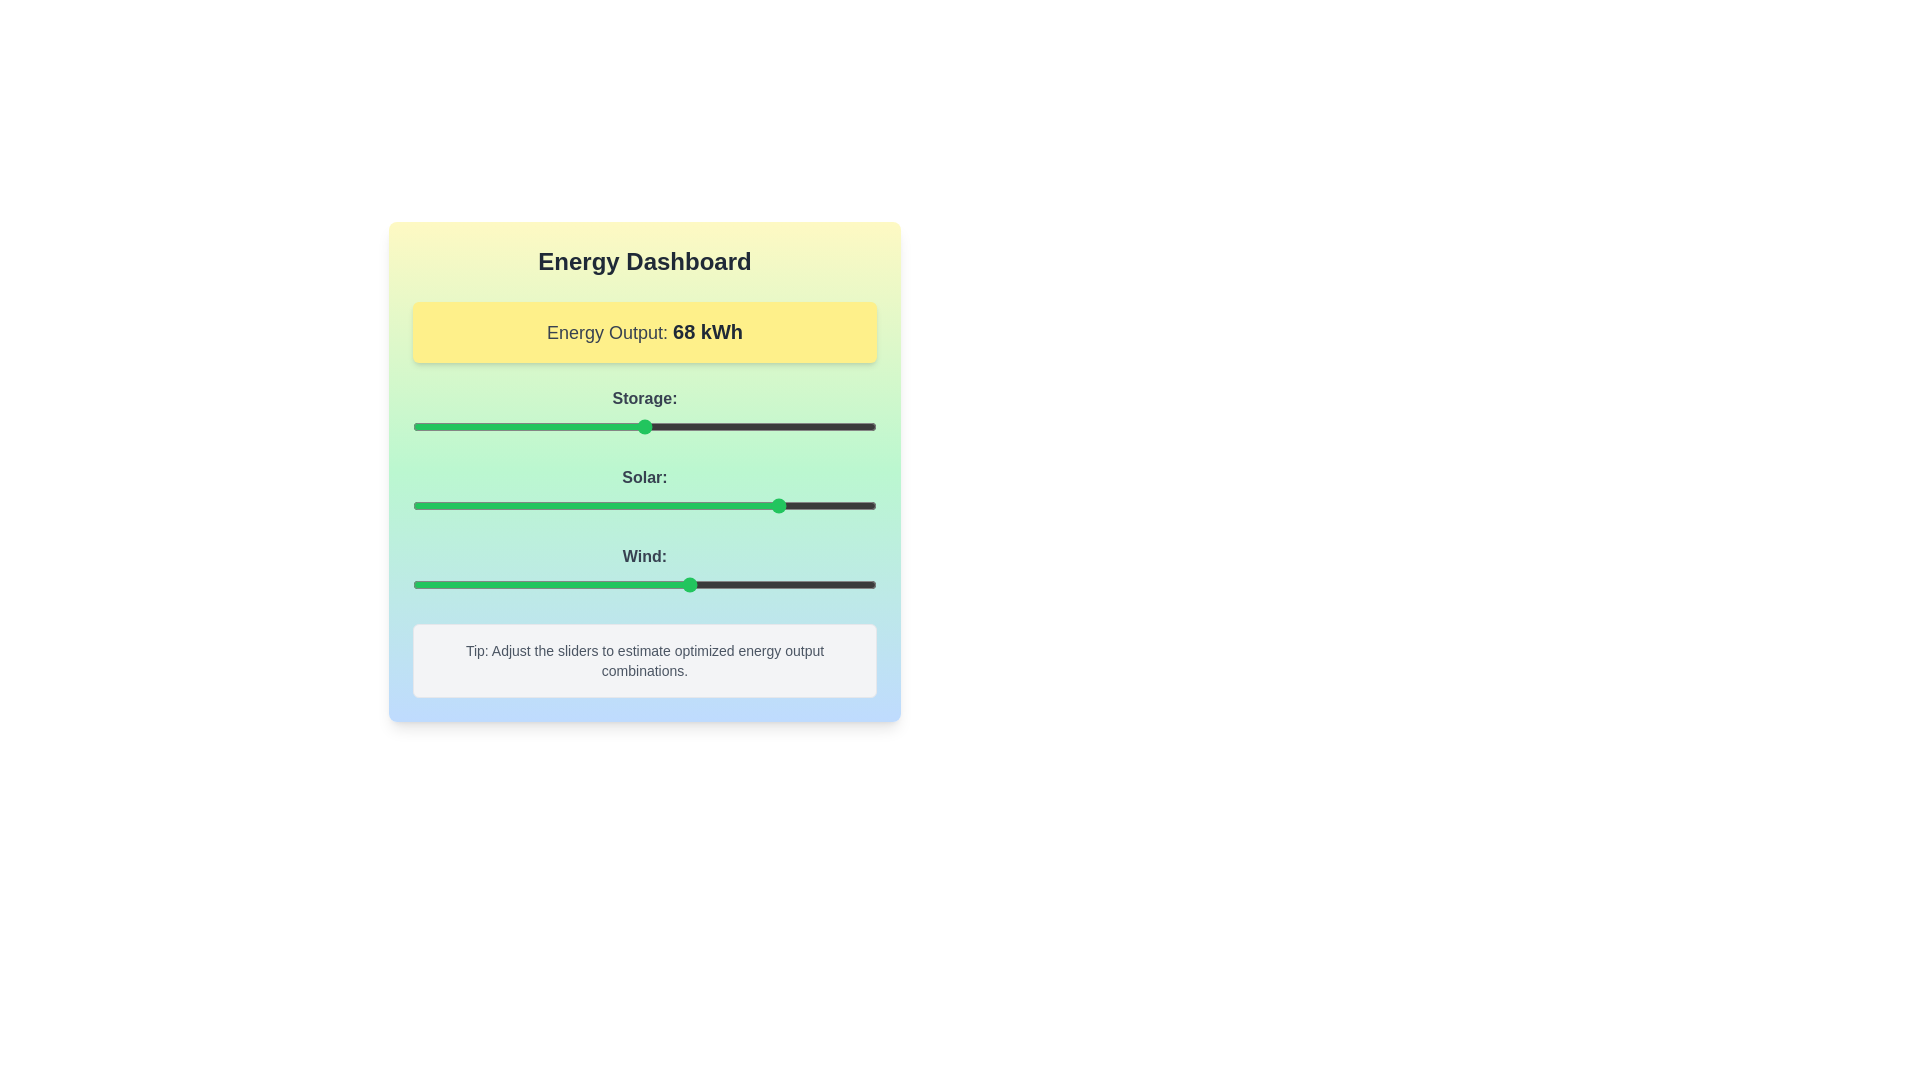 The image size is (1920, 1080). Describe the element at coordinates (611, 585) in the screenshot. I see `the 'Wind' slider to set its value to 43` at that location.